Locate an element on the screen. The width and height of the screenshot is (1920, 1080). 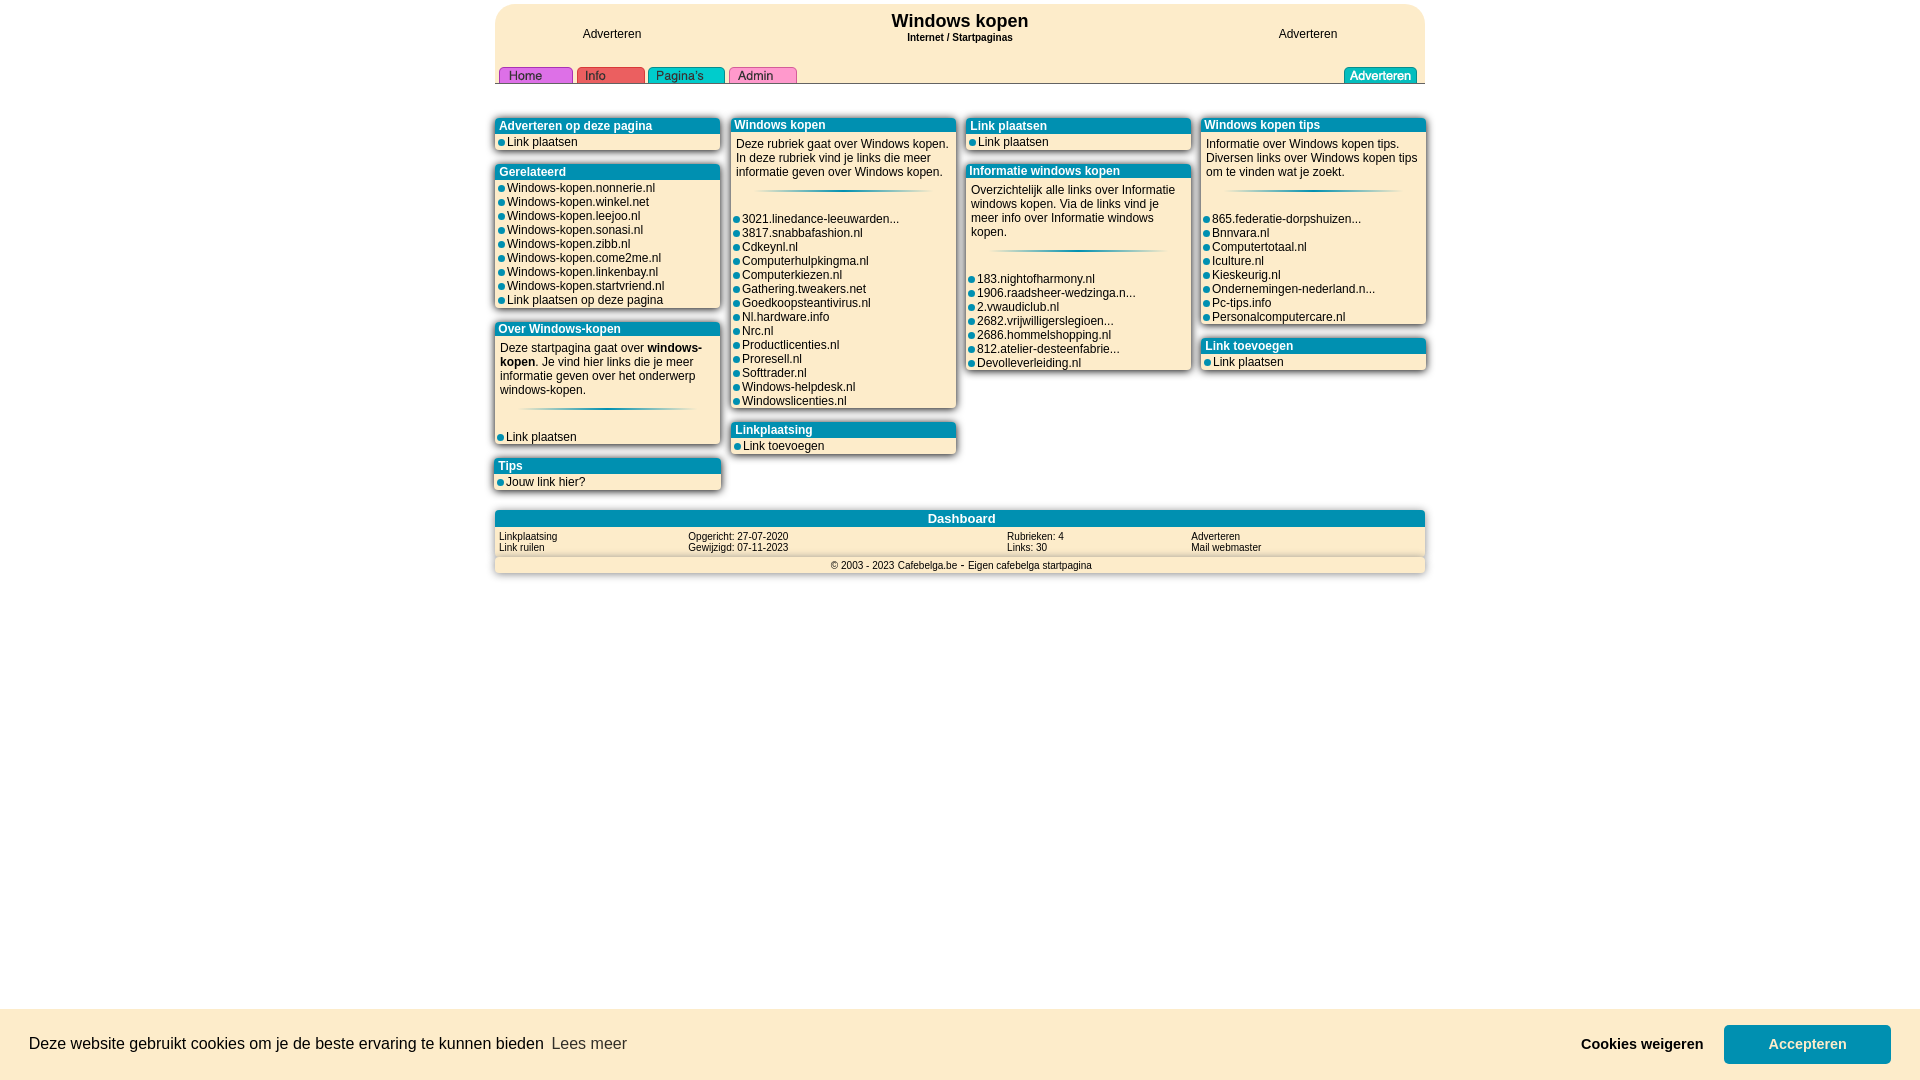
'Cdkeynl.nl' is located at coordinates (768, 245).